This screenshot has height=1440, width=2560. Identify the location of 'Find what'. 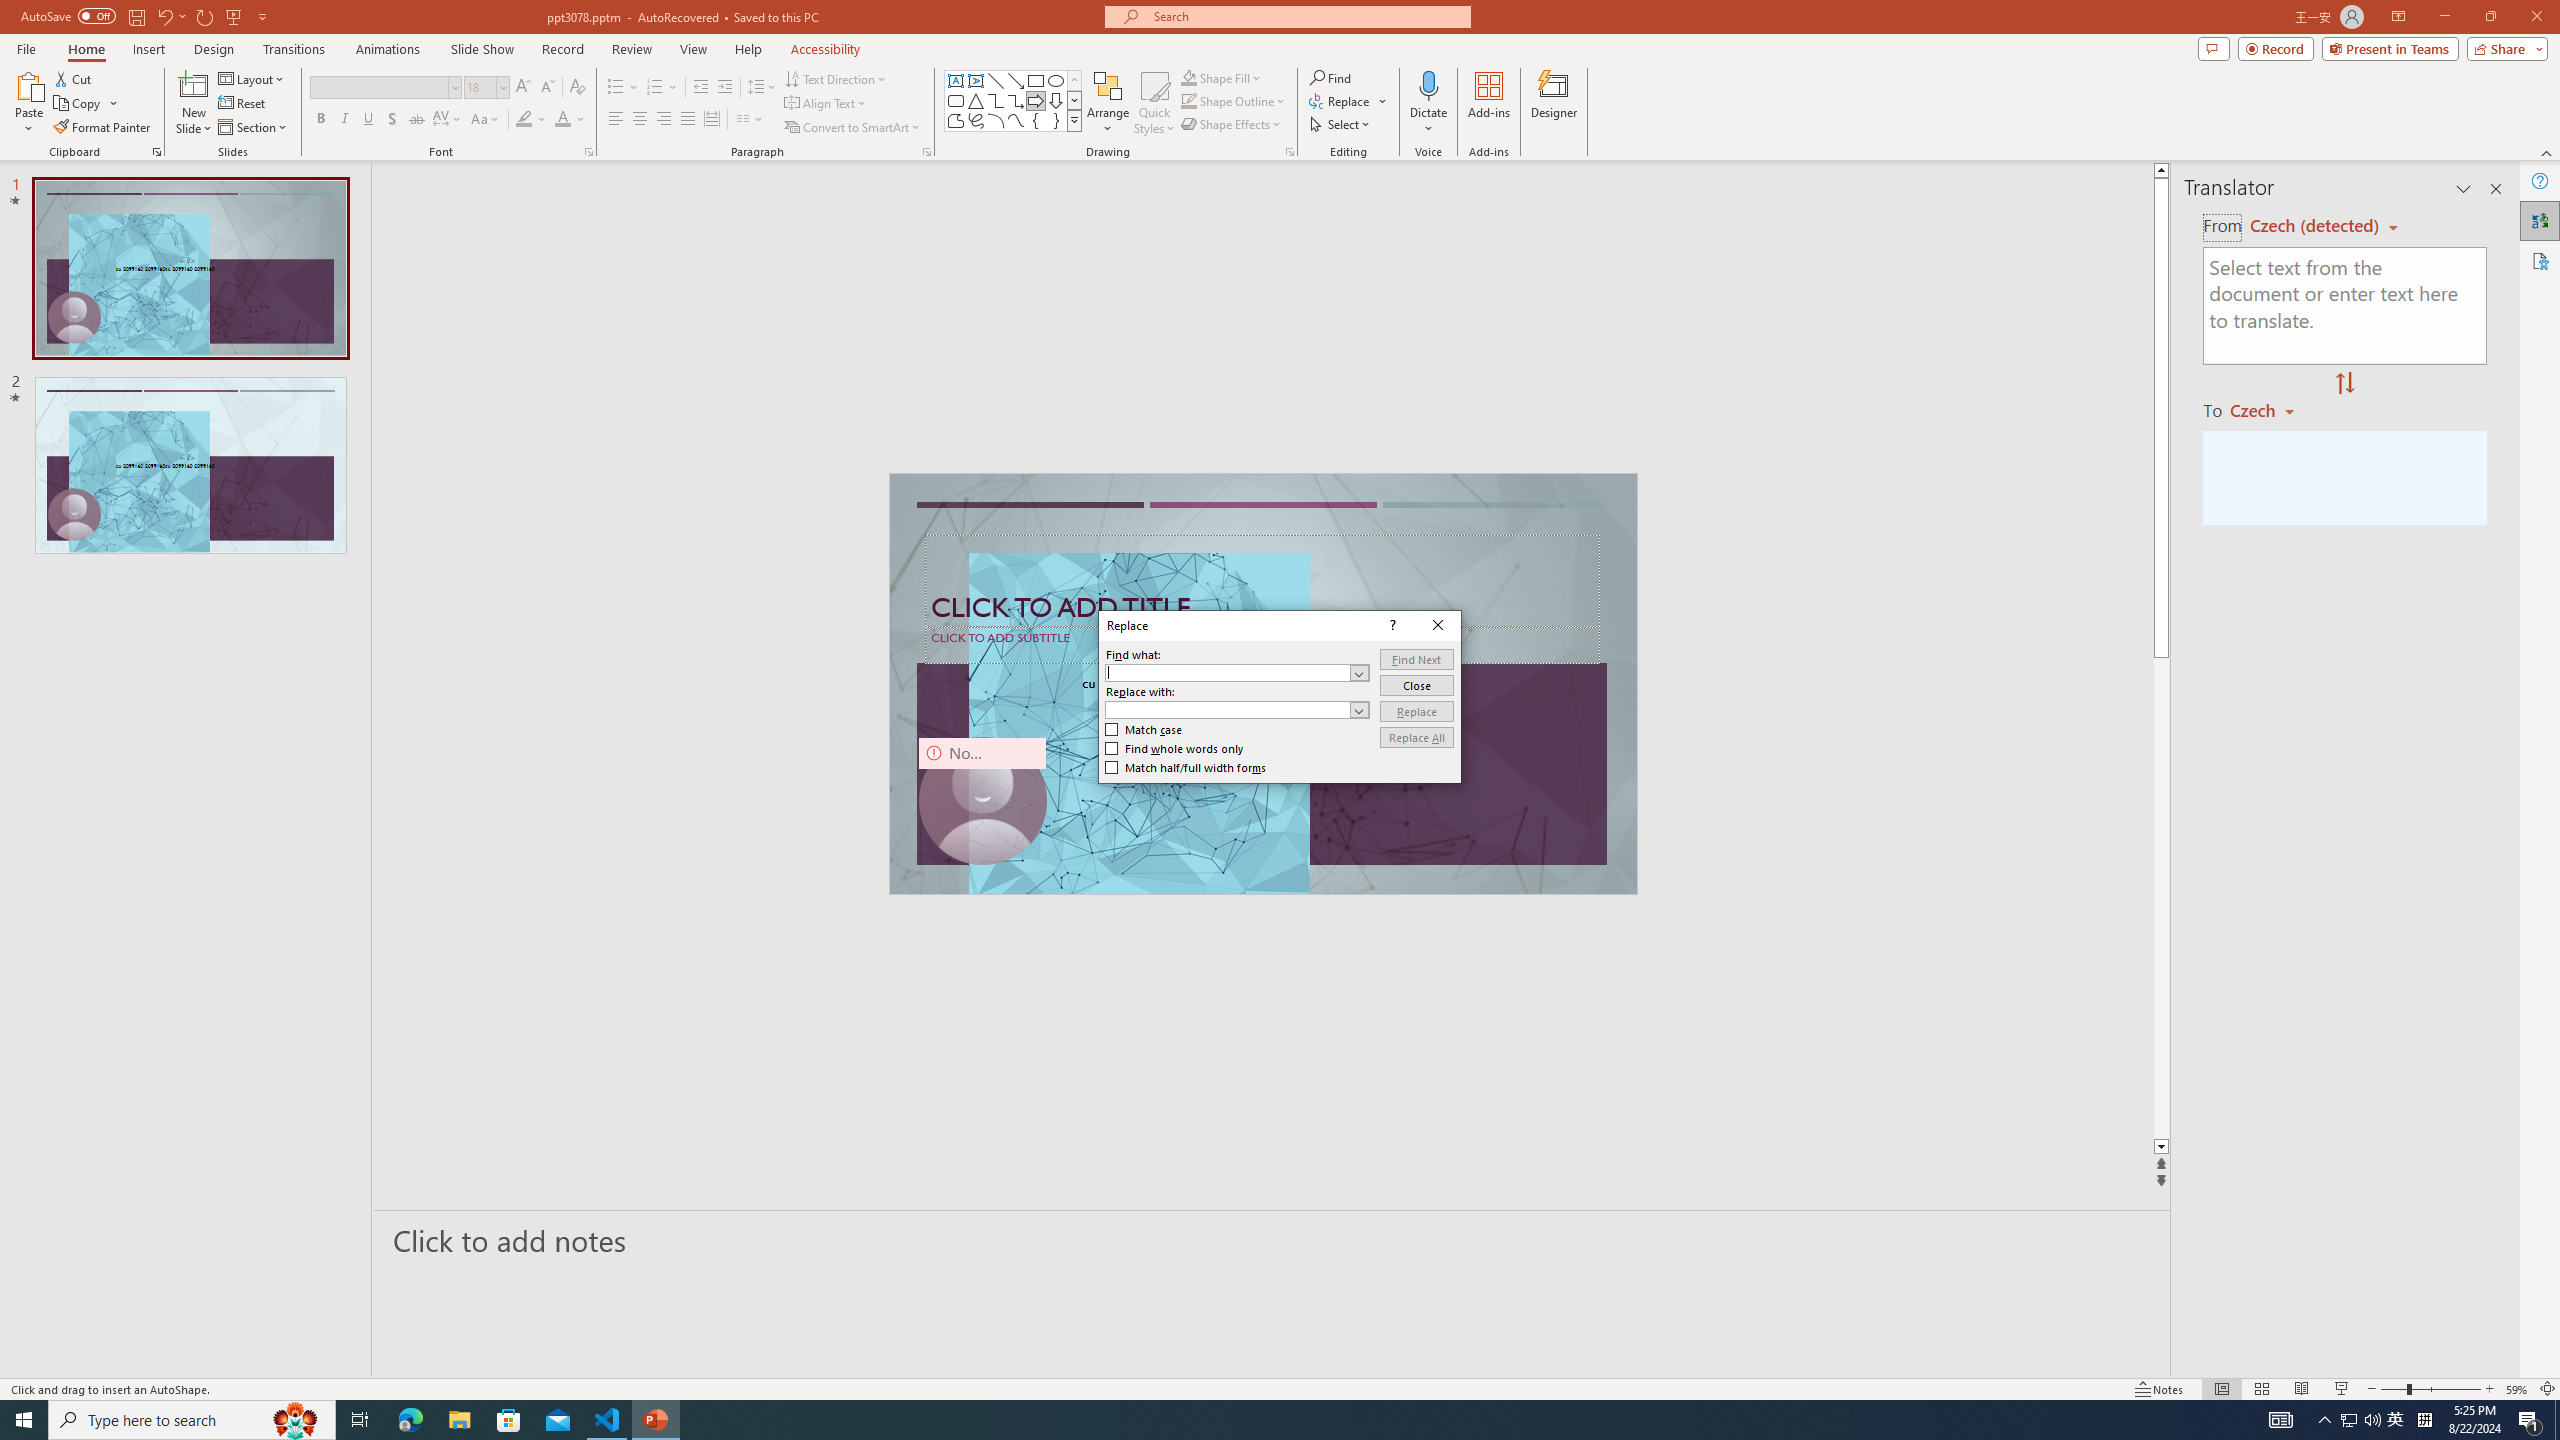
(1236, 673).